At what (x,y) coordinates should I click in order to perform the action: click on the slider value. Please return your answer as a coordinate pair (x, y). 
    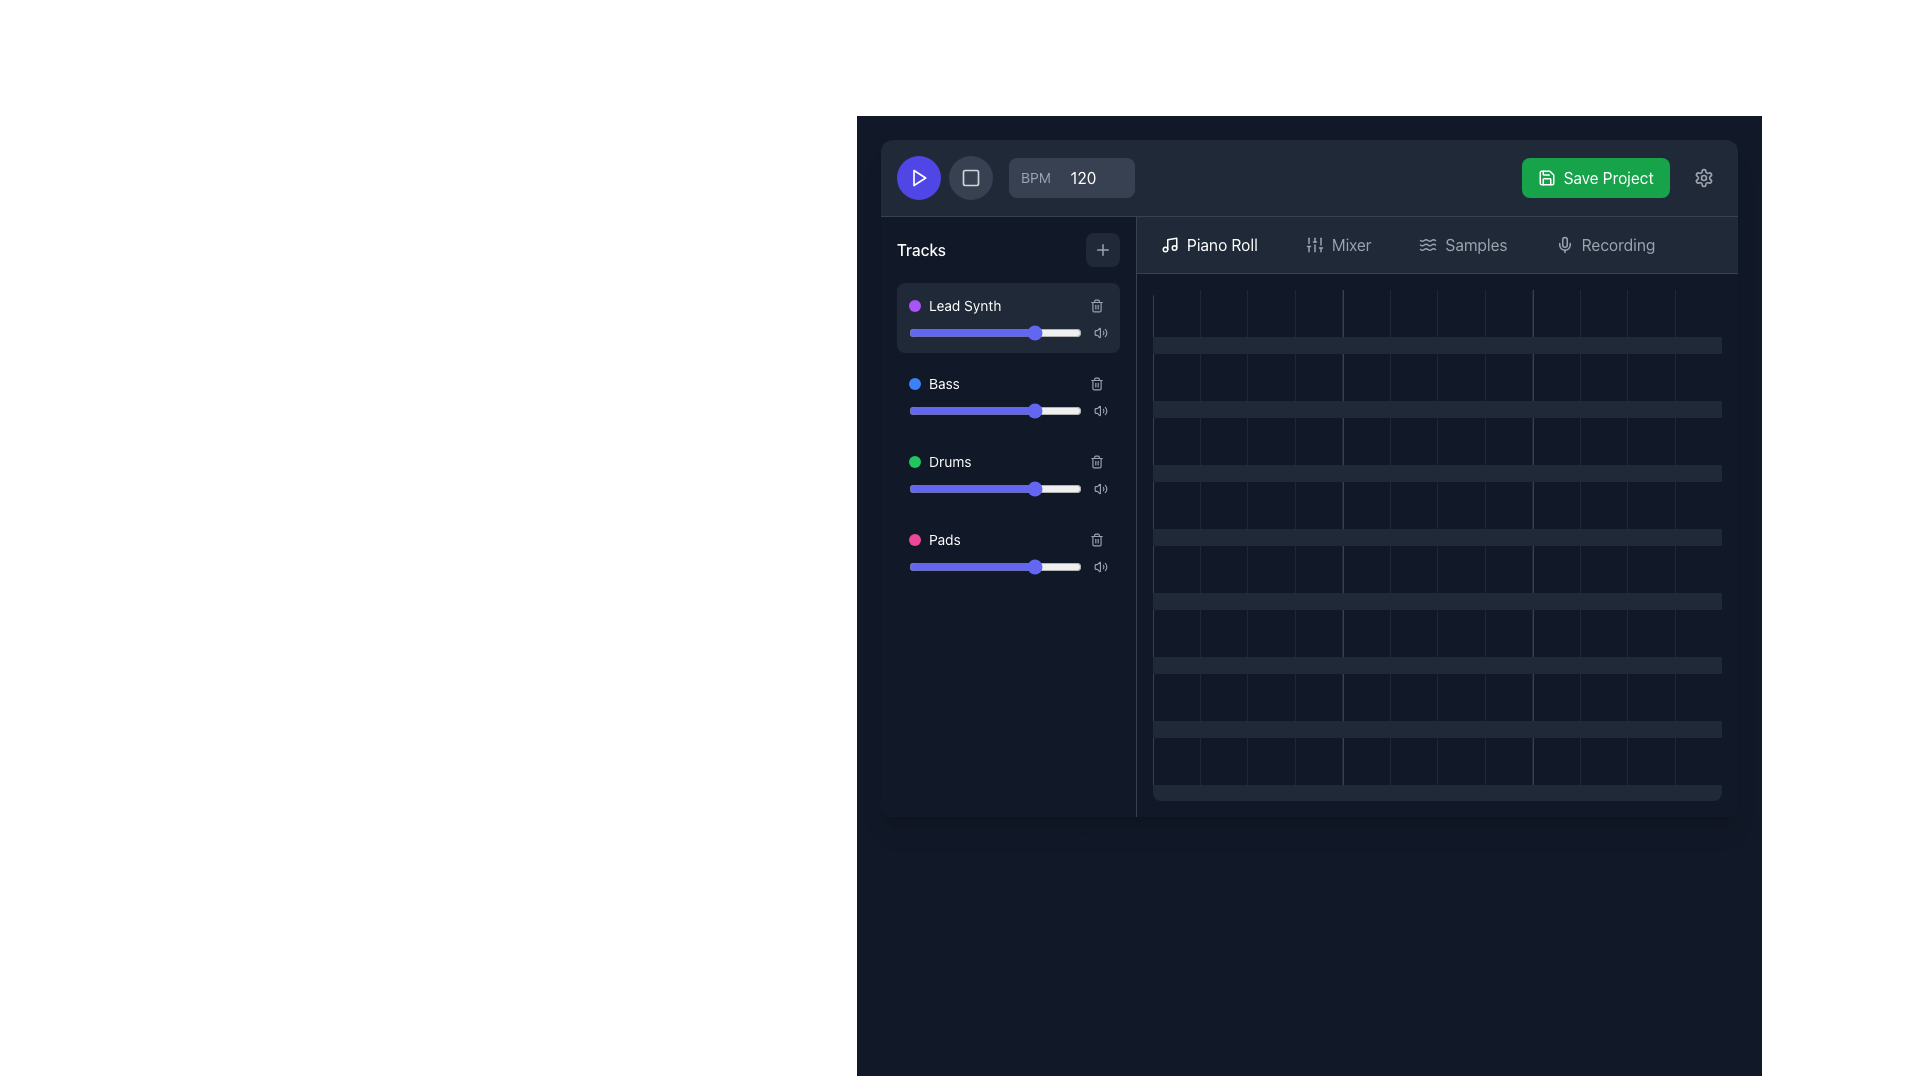
    Looking at the image, I should click on (995, 489).